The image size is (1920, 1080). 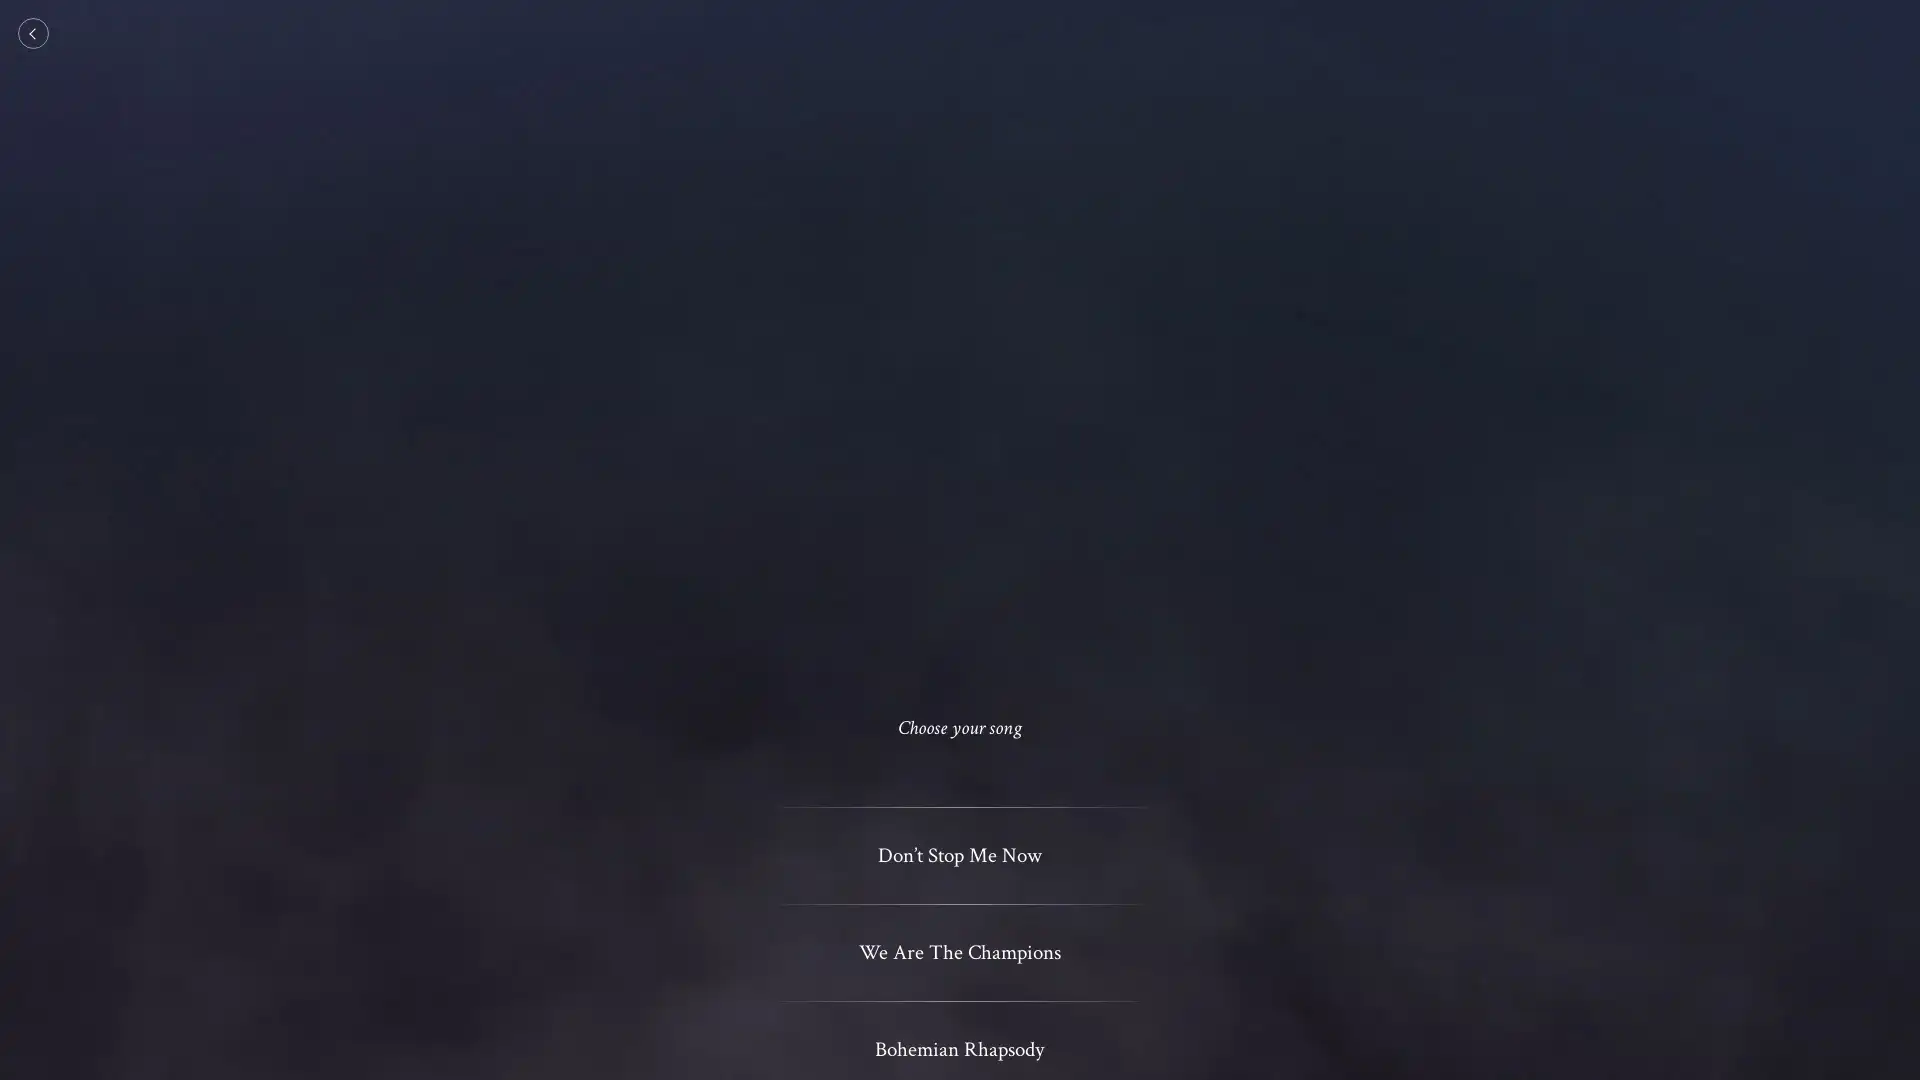 What do you see at coordinates (958, 855) in the screenshot?
I see `Click to select Dont Stop Me Now` at bounding box center [958, 855].